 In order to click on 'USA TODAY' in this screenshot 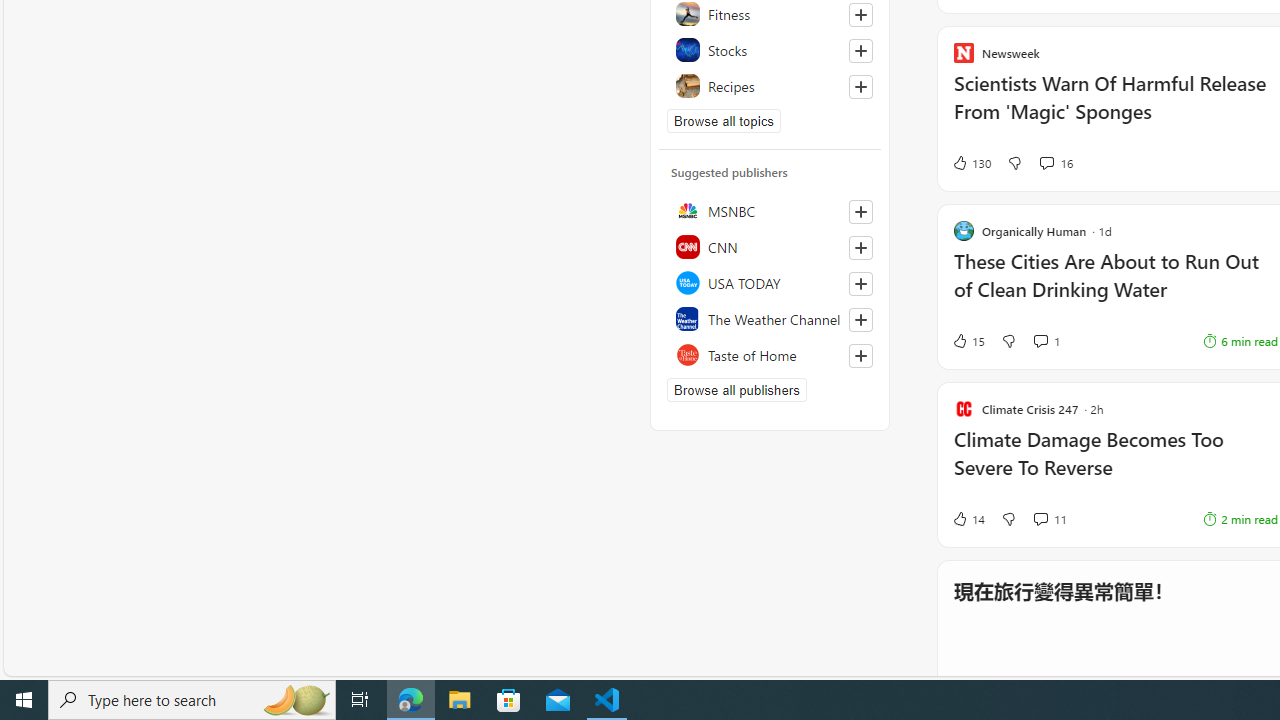, I will do `click(769, 282)`.